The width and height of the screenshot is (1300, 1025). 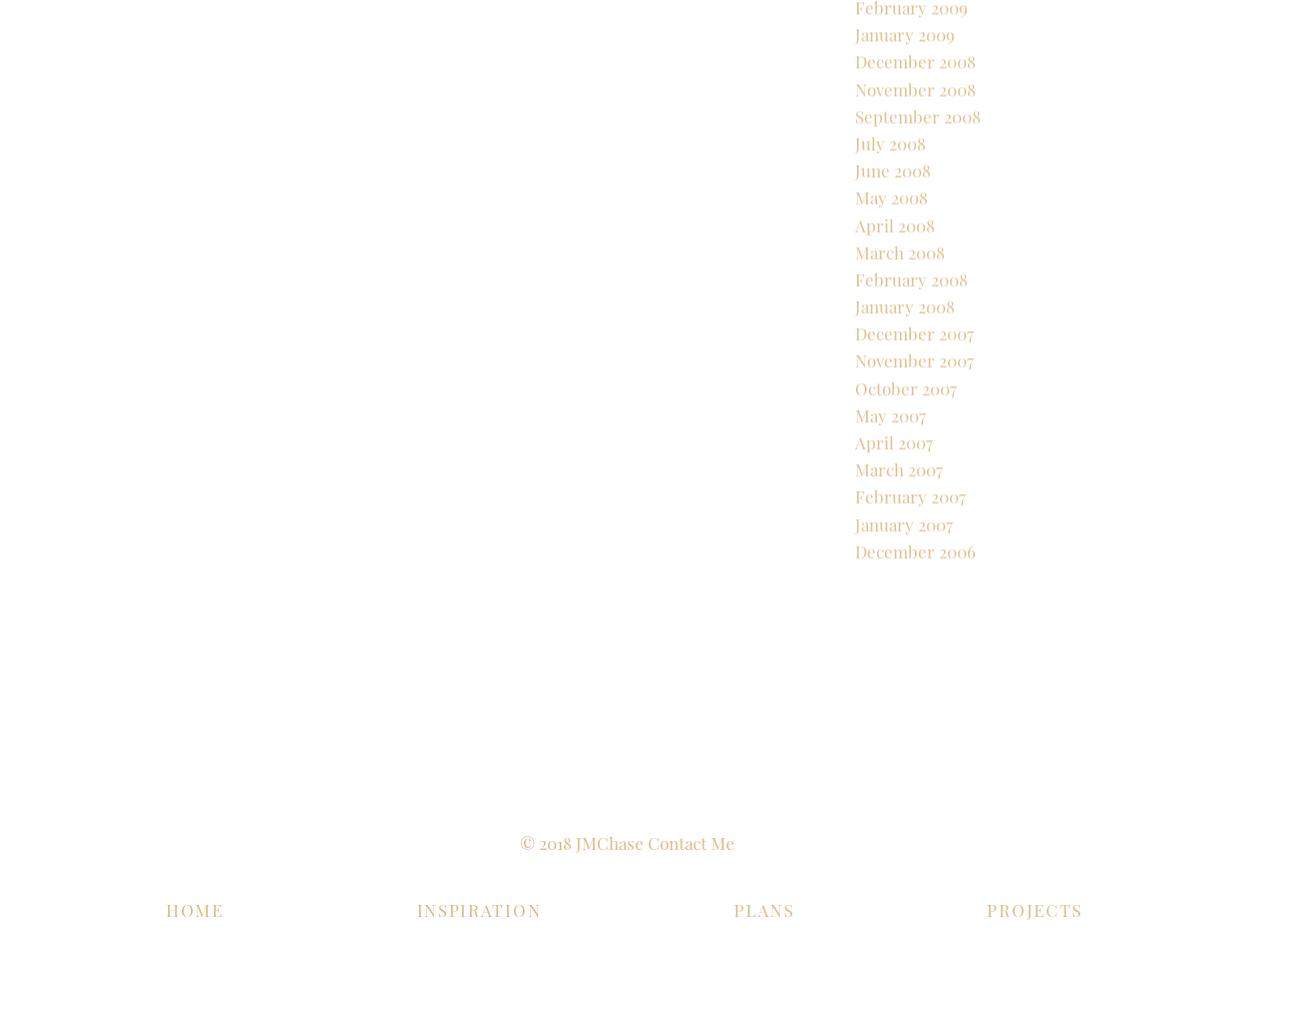 What do you see at coordinates (855, 47) in the screenshot?
I see `'March 2009'` at bounding box center [855, 47].